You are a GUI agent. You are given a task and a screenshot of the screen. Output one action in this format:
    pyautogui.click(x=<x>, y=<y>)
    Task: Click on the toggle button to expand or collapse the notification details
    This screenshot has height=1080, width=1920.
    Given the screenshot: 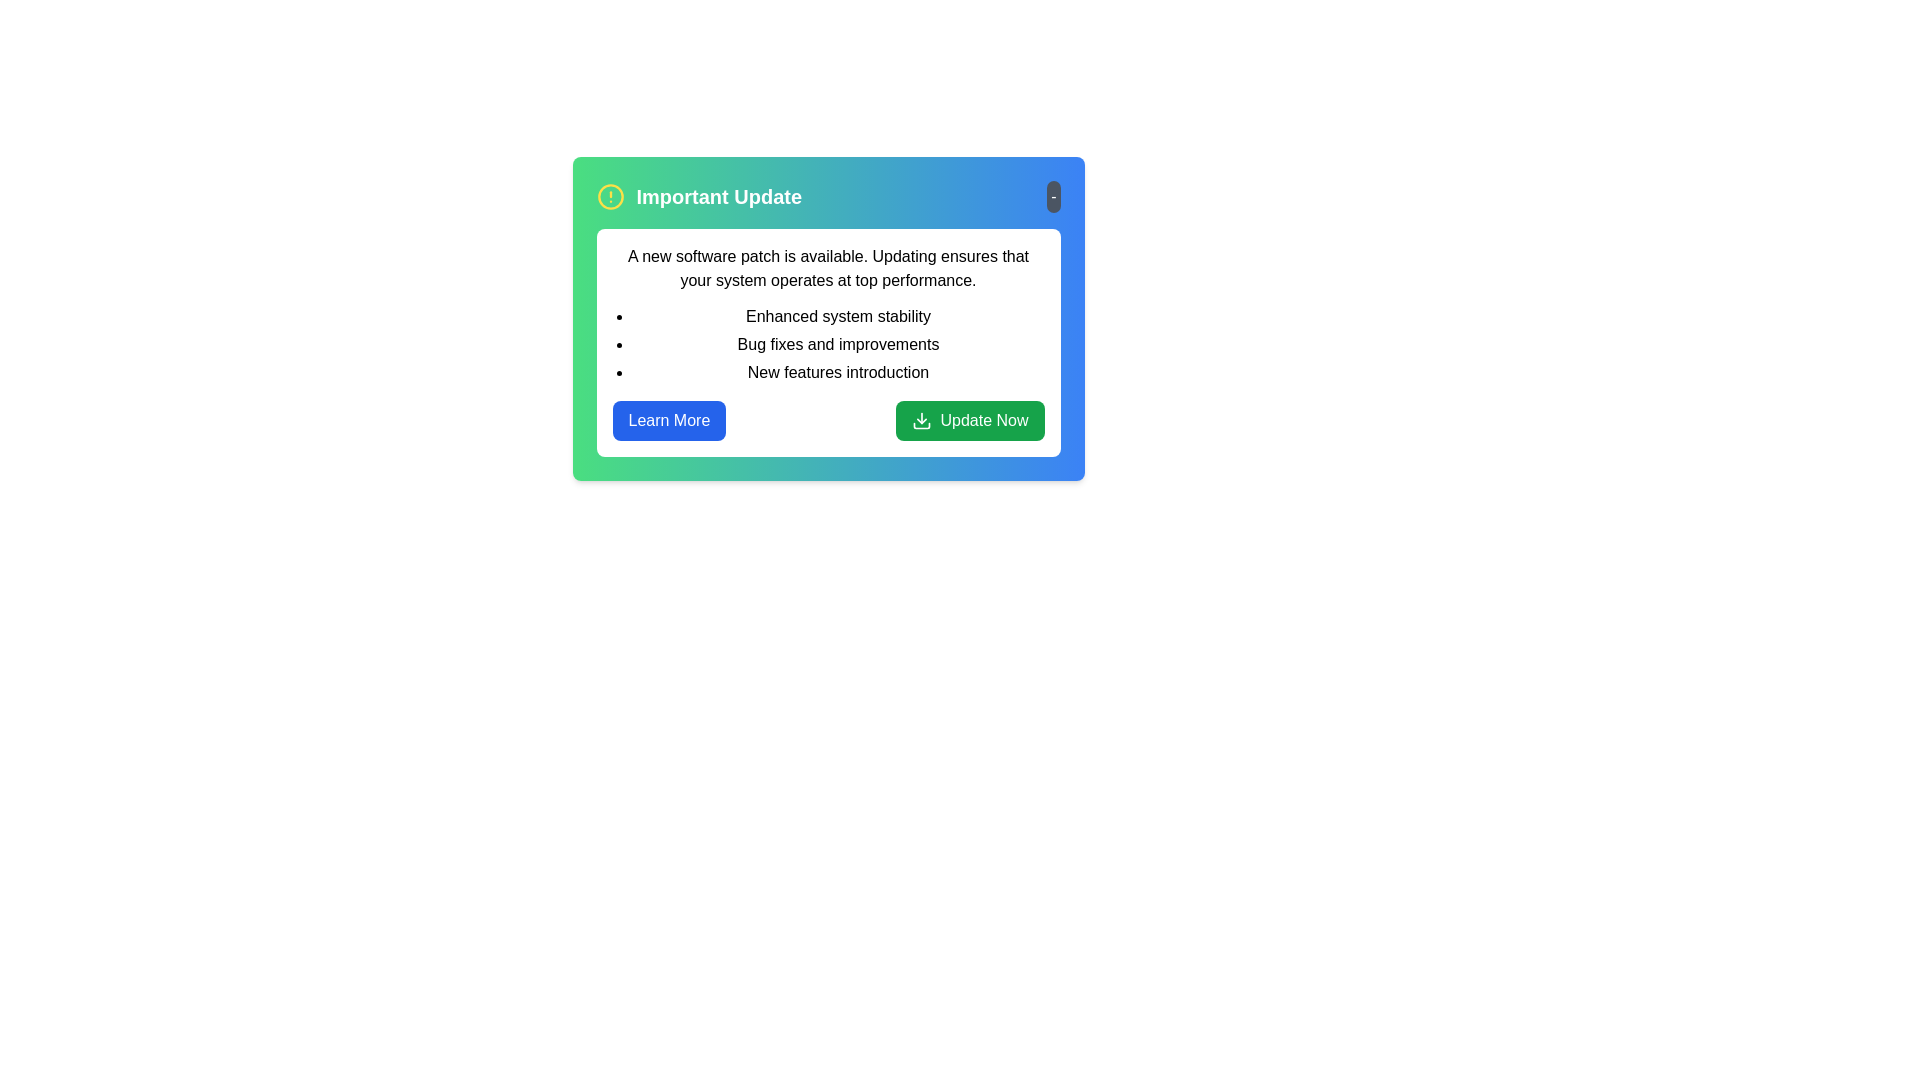 What is the action you would take?
    pyautogui.click(x=1052, y=196)
    